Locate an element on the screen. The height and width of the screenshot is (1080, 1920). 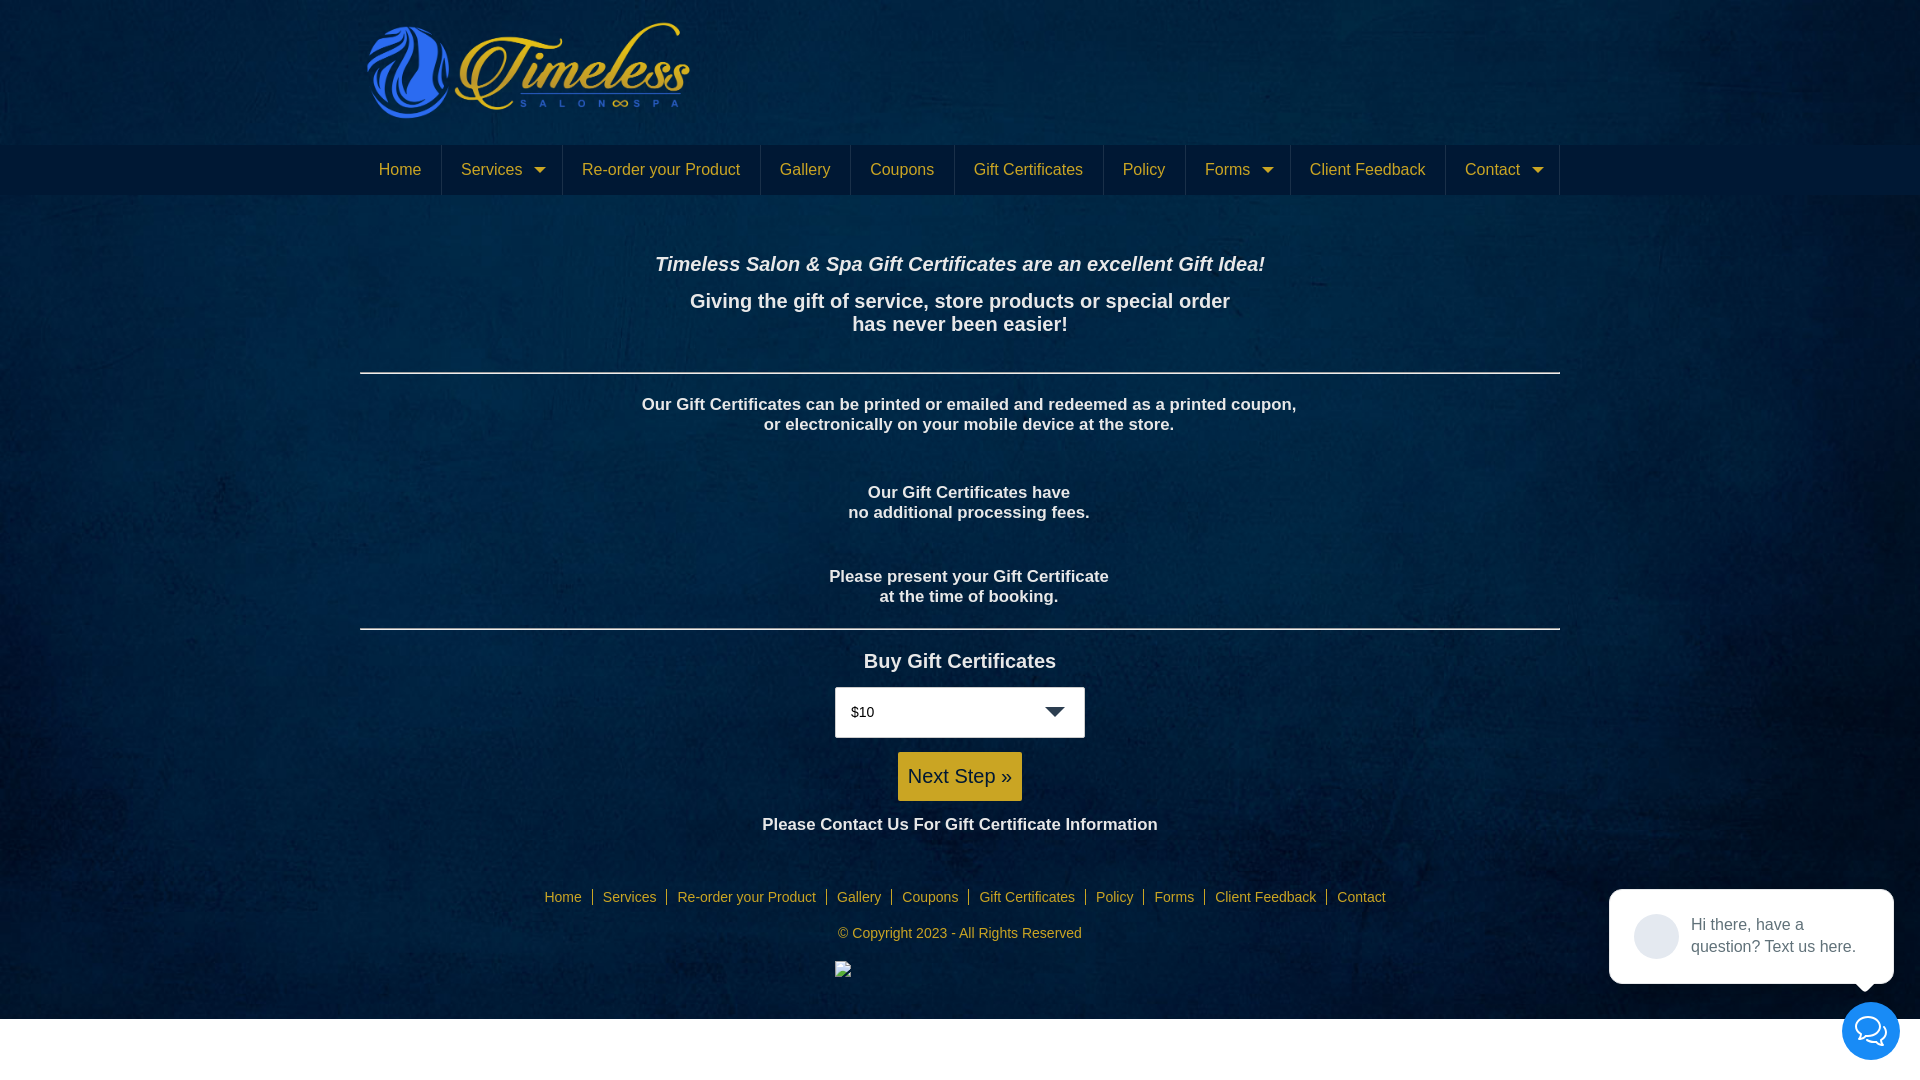
'Re-order your Product' is located at coordinates (745, 896).